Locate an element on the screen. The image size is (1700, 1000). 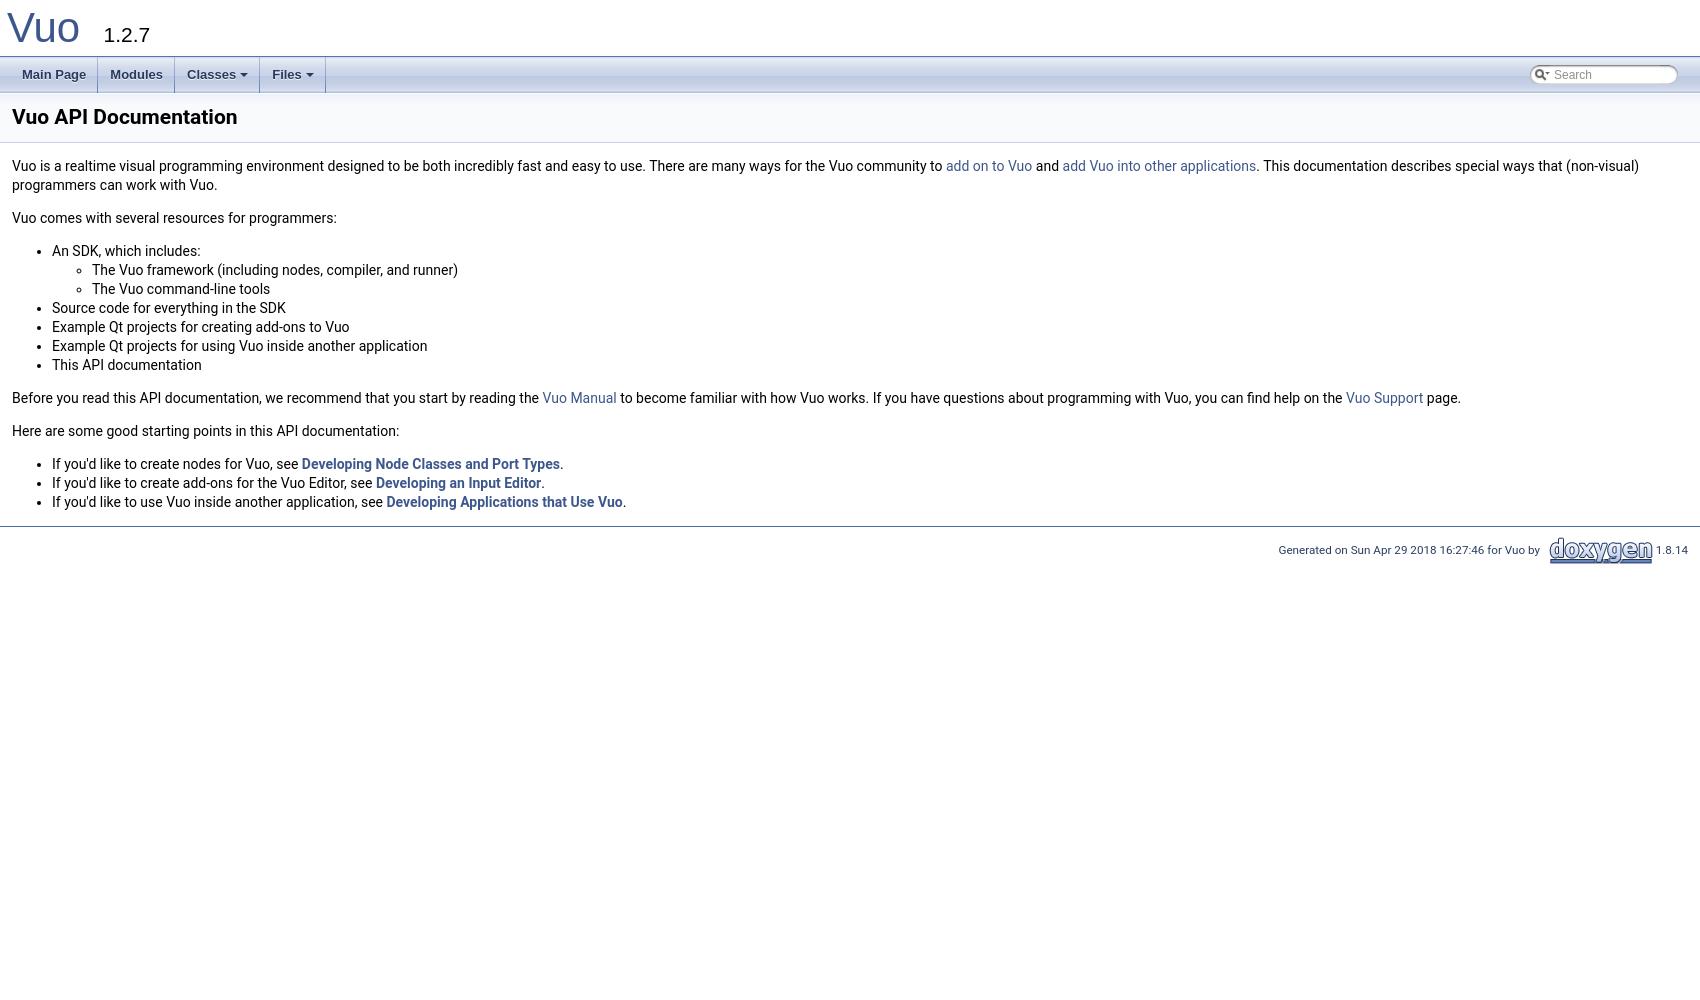
'Developing Applications that Use Vuo' is located at coordinates (504, 502).